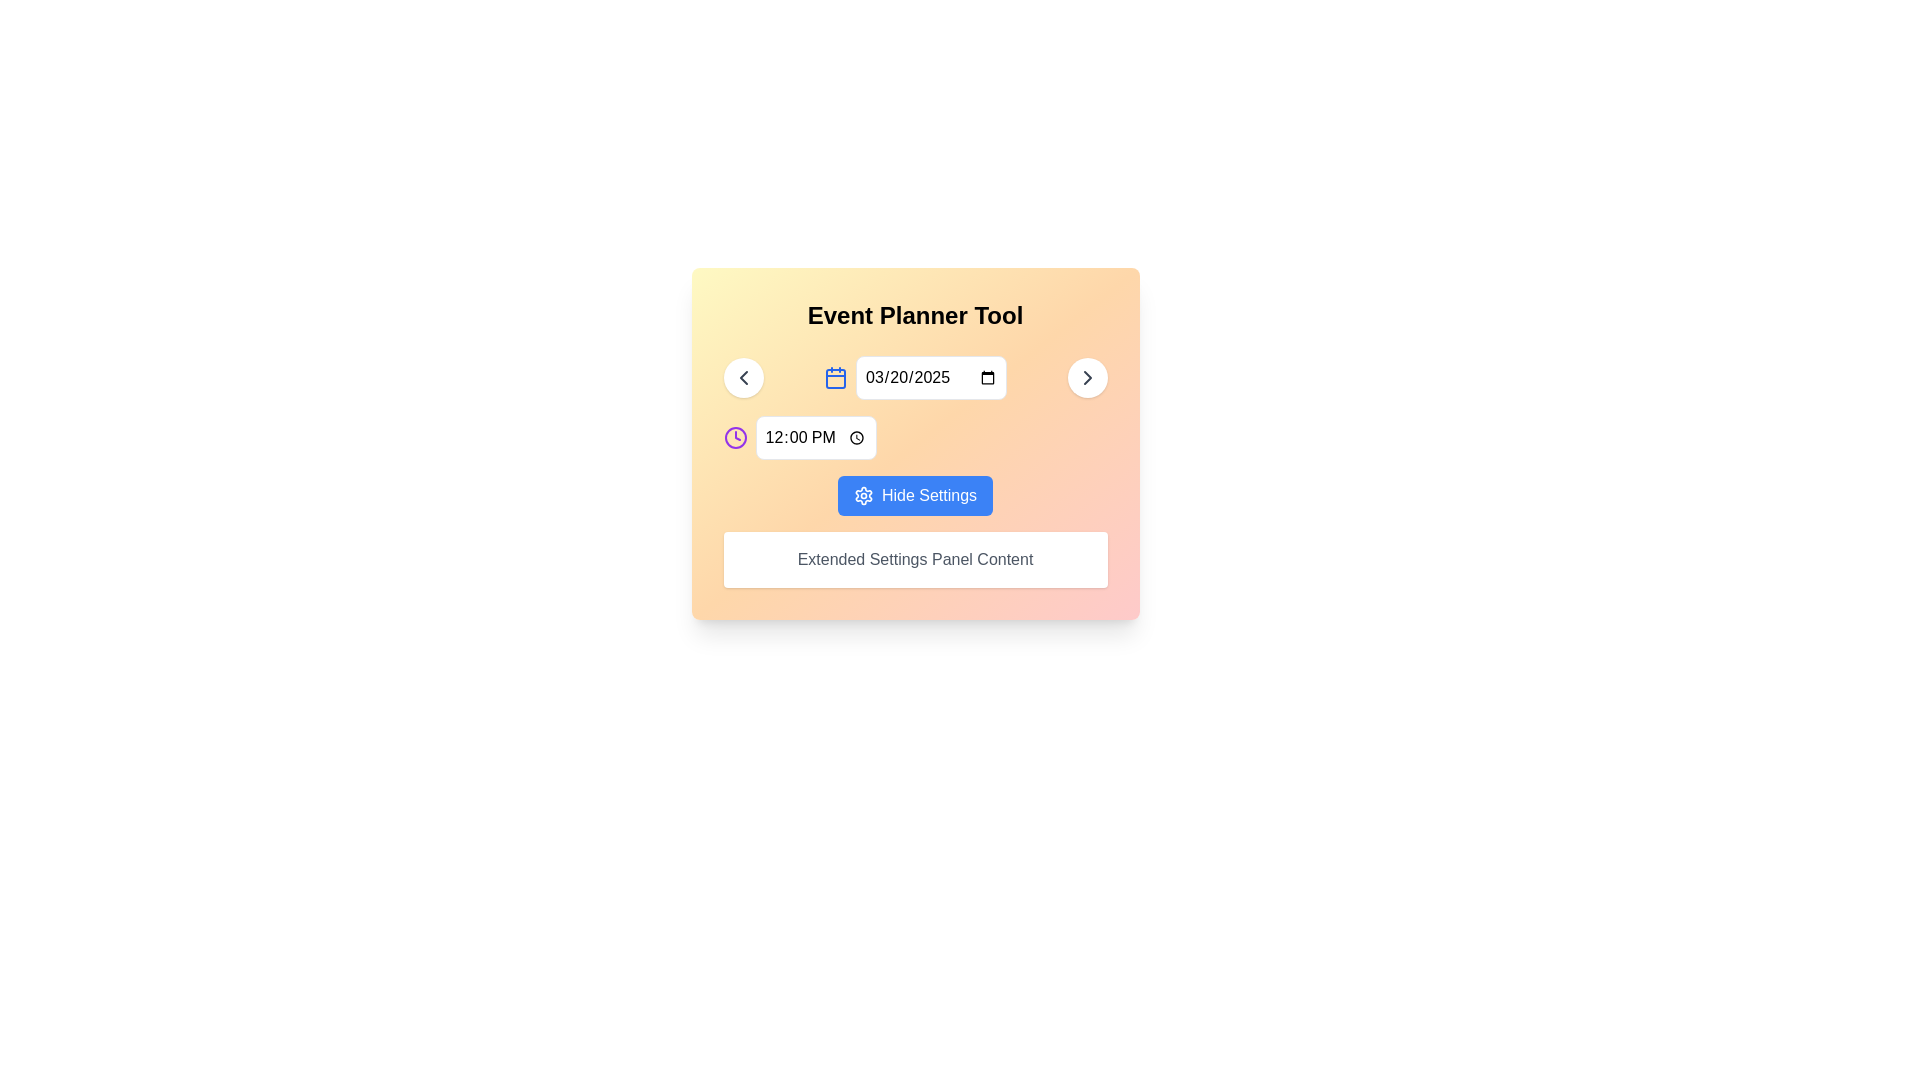 The height and width of the screenshot is (1080, 1920). What do you see at coordinates (864, 495) in the screenshot?
I see `the blue settings cog icon, which is located to the left of the 'Hide Settings' text within the button at the center of the bottom half of the card` at bounding box center [864, 495].